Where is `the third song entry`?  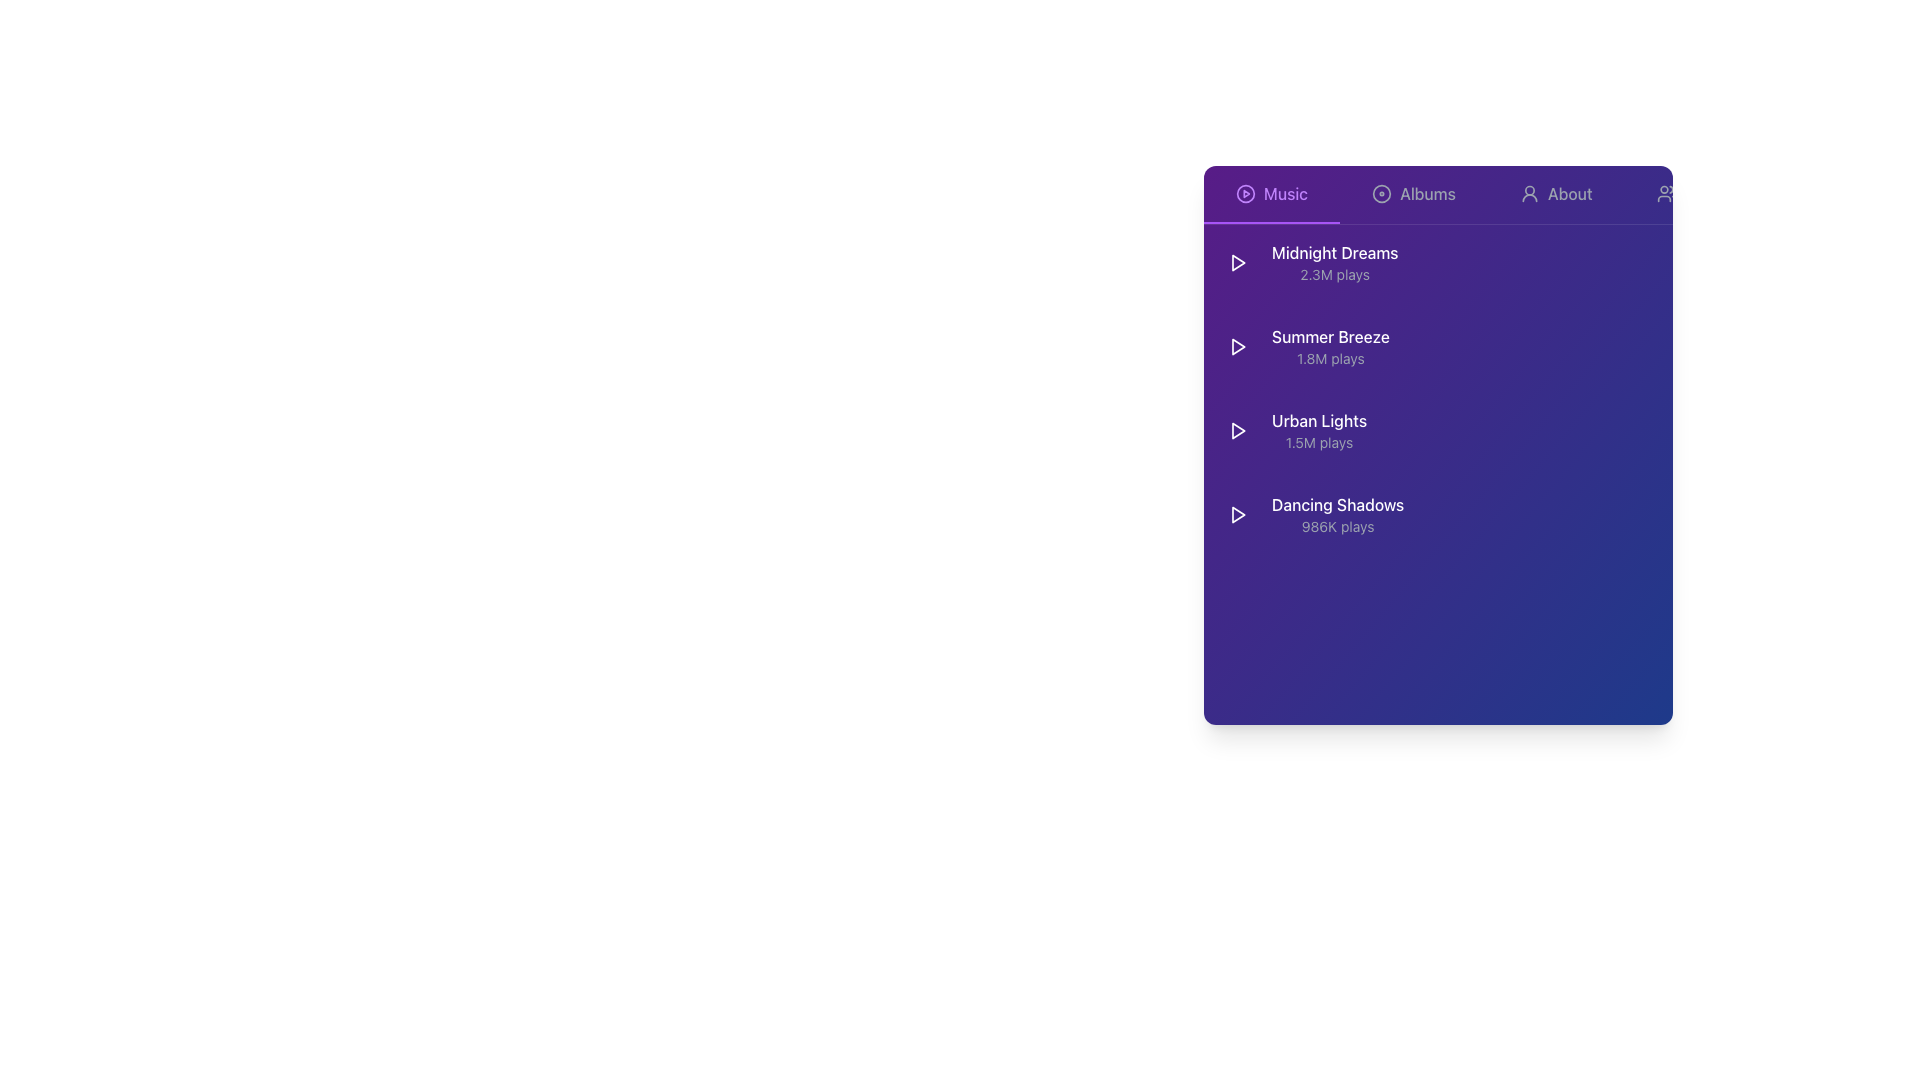
the third song entry is located at coordinates (1437, 430).